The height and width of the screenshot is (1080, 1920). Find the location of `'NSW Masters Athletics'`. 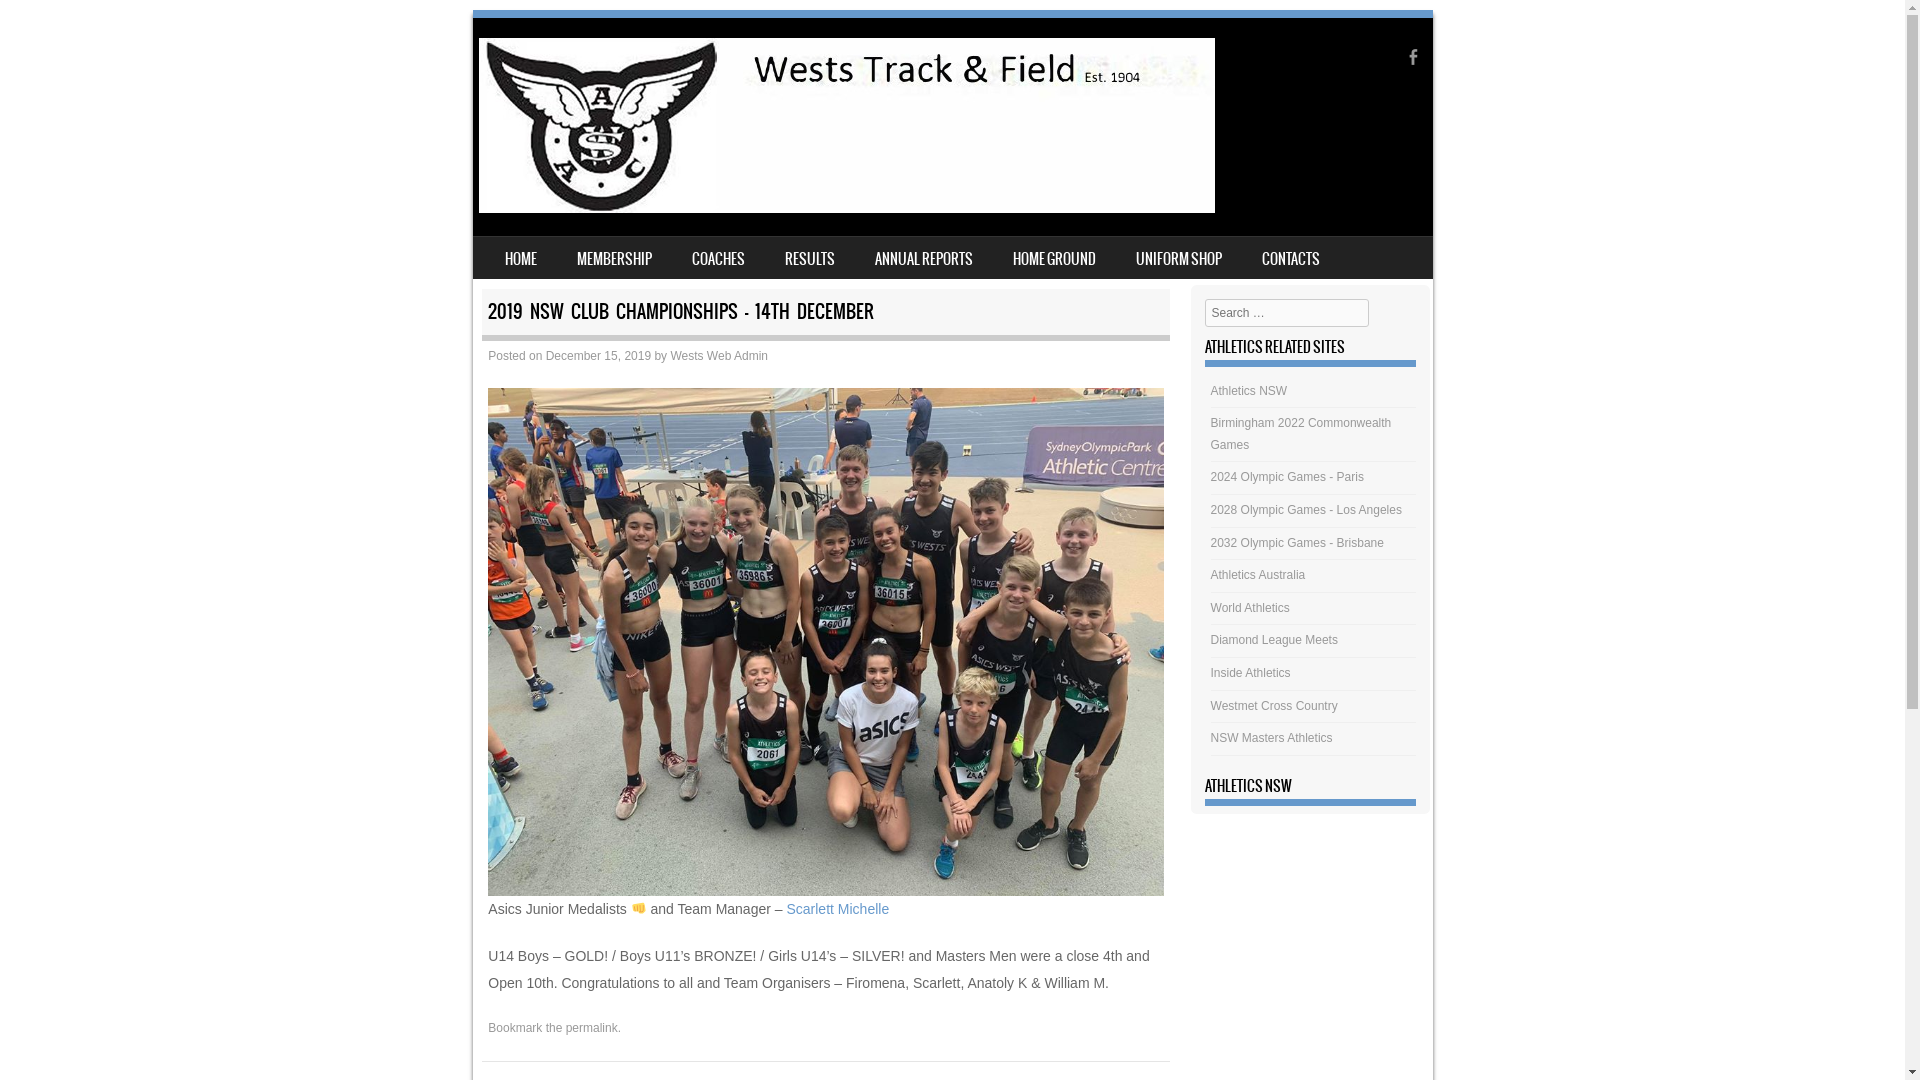

'NSW Masters Athletics' is located at coordinates (1271, 737).